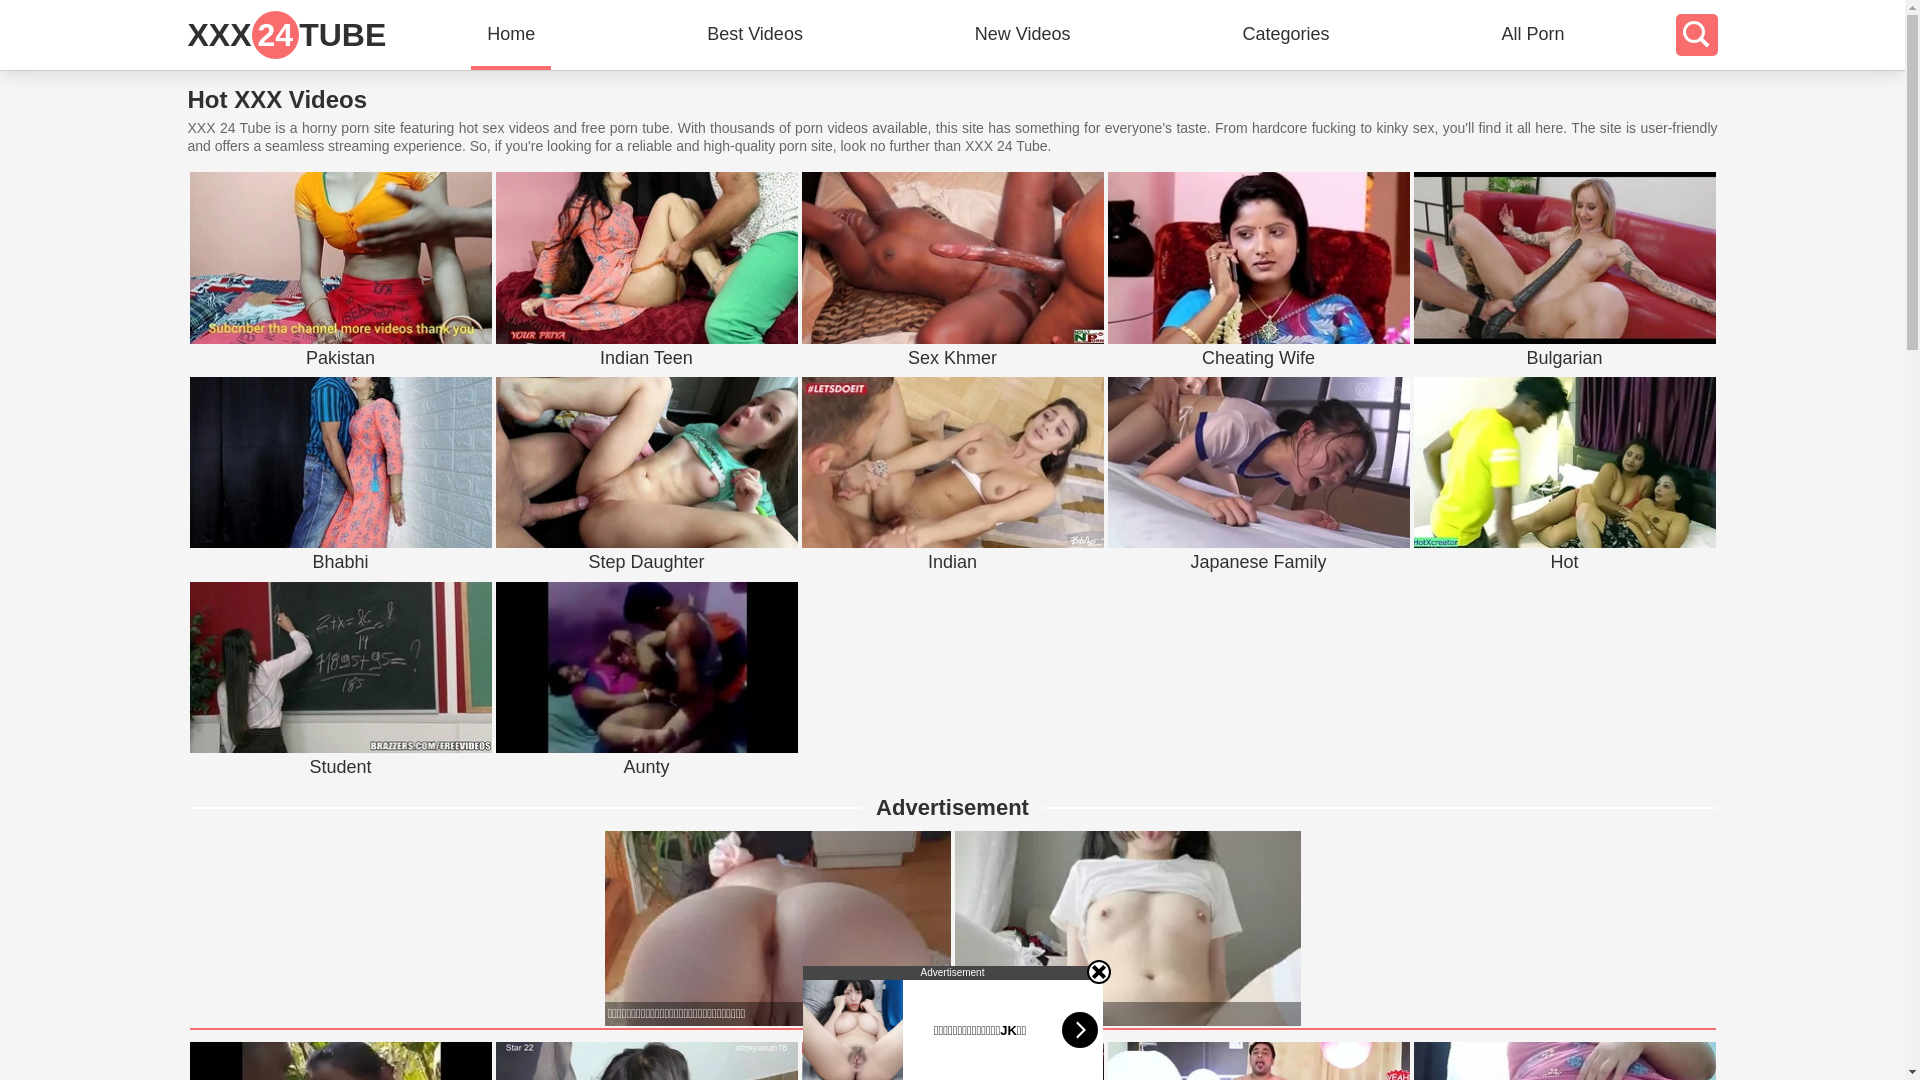 This screenshot has width=1920, height=1080. Describe the element at coordinates (753, 34) in the screenshot. I see `'Best Videos'` at that location.